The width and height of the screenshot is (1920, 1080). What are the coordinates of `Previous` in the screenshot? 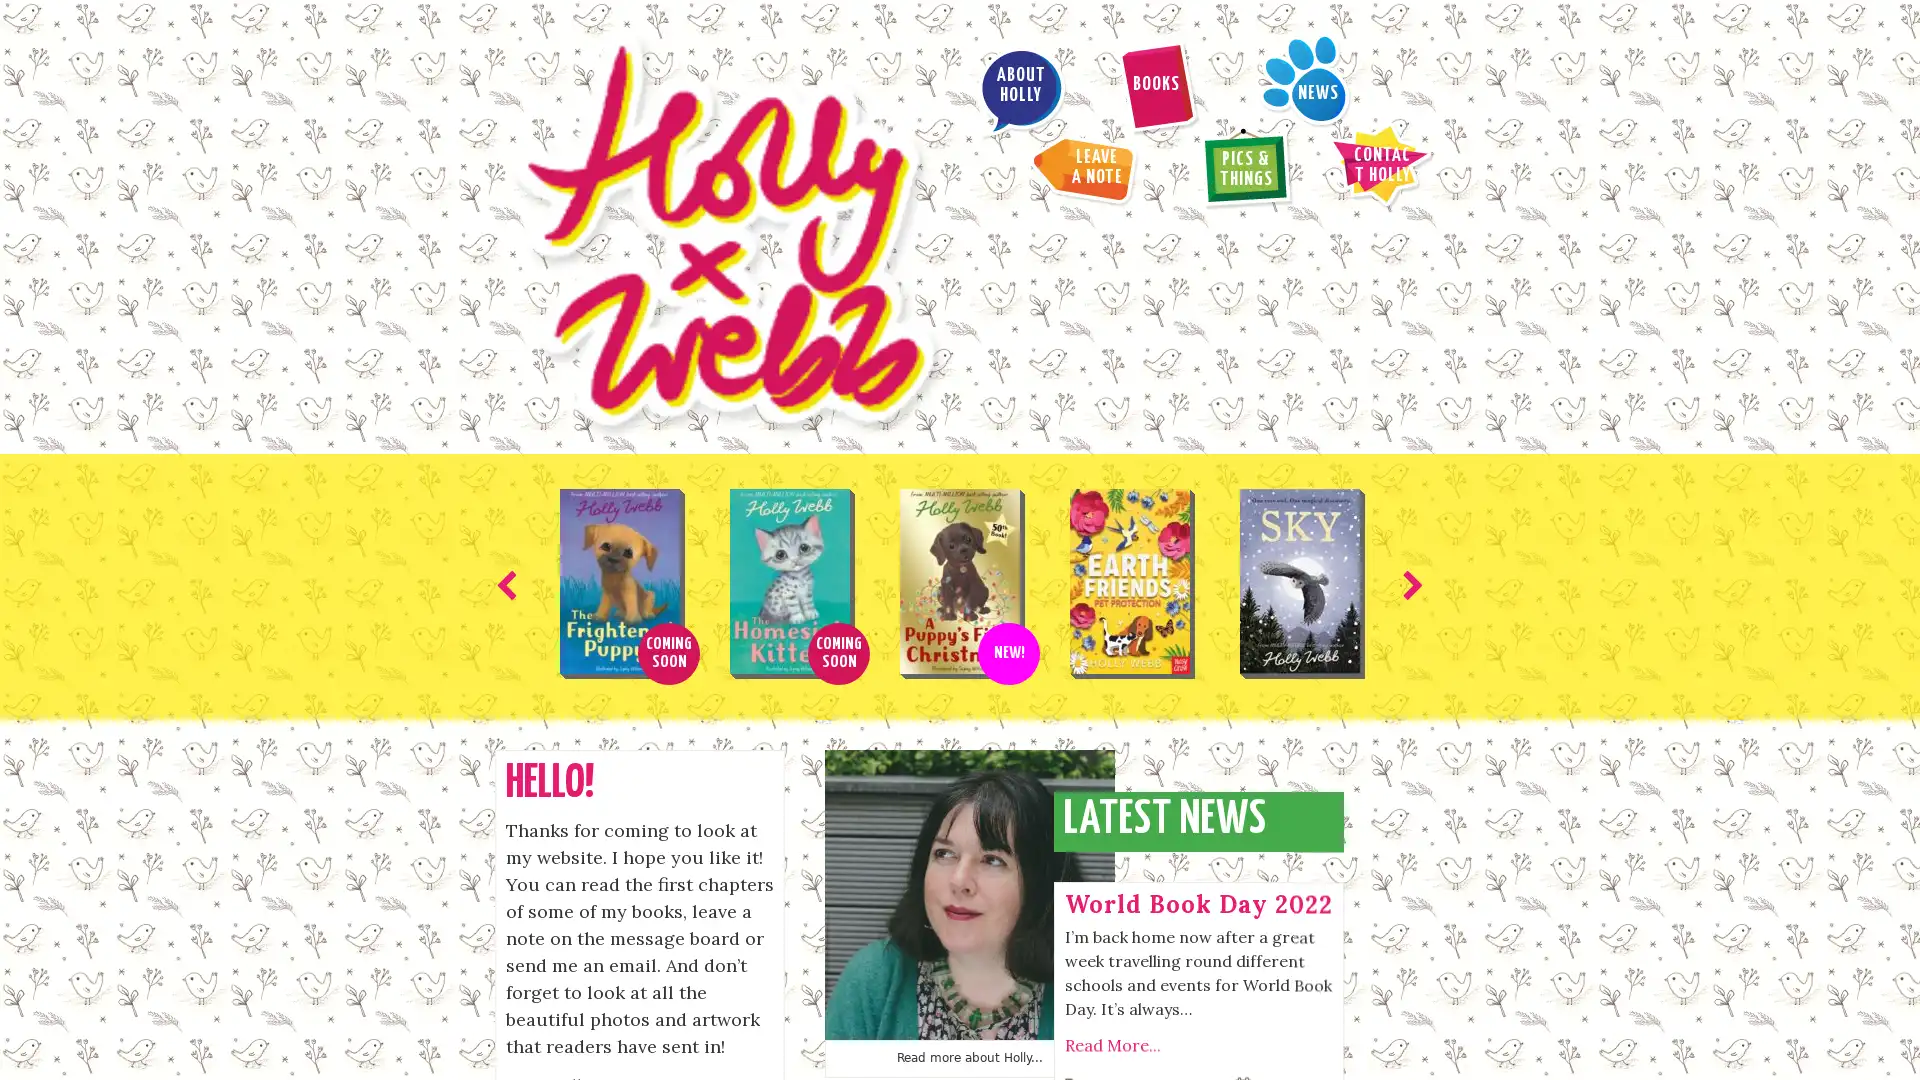 It's located at (840, 1014).